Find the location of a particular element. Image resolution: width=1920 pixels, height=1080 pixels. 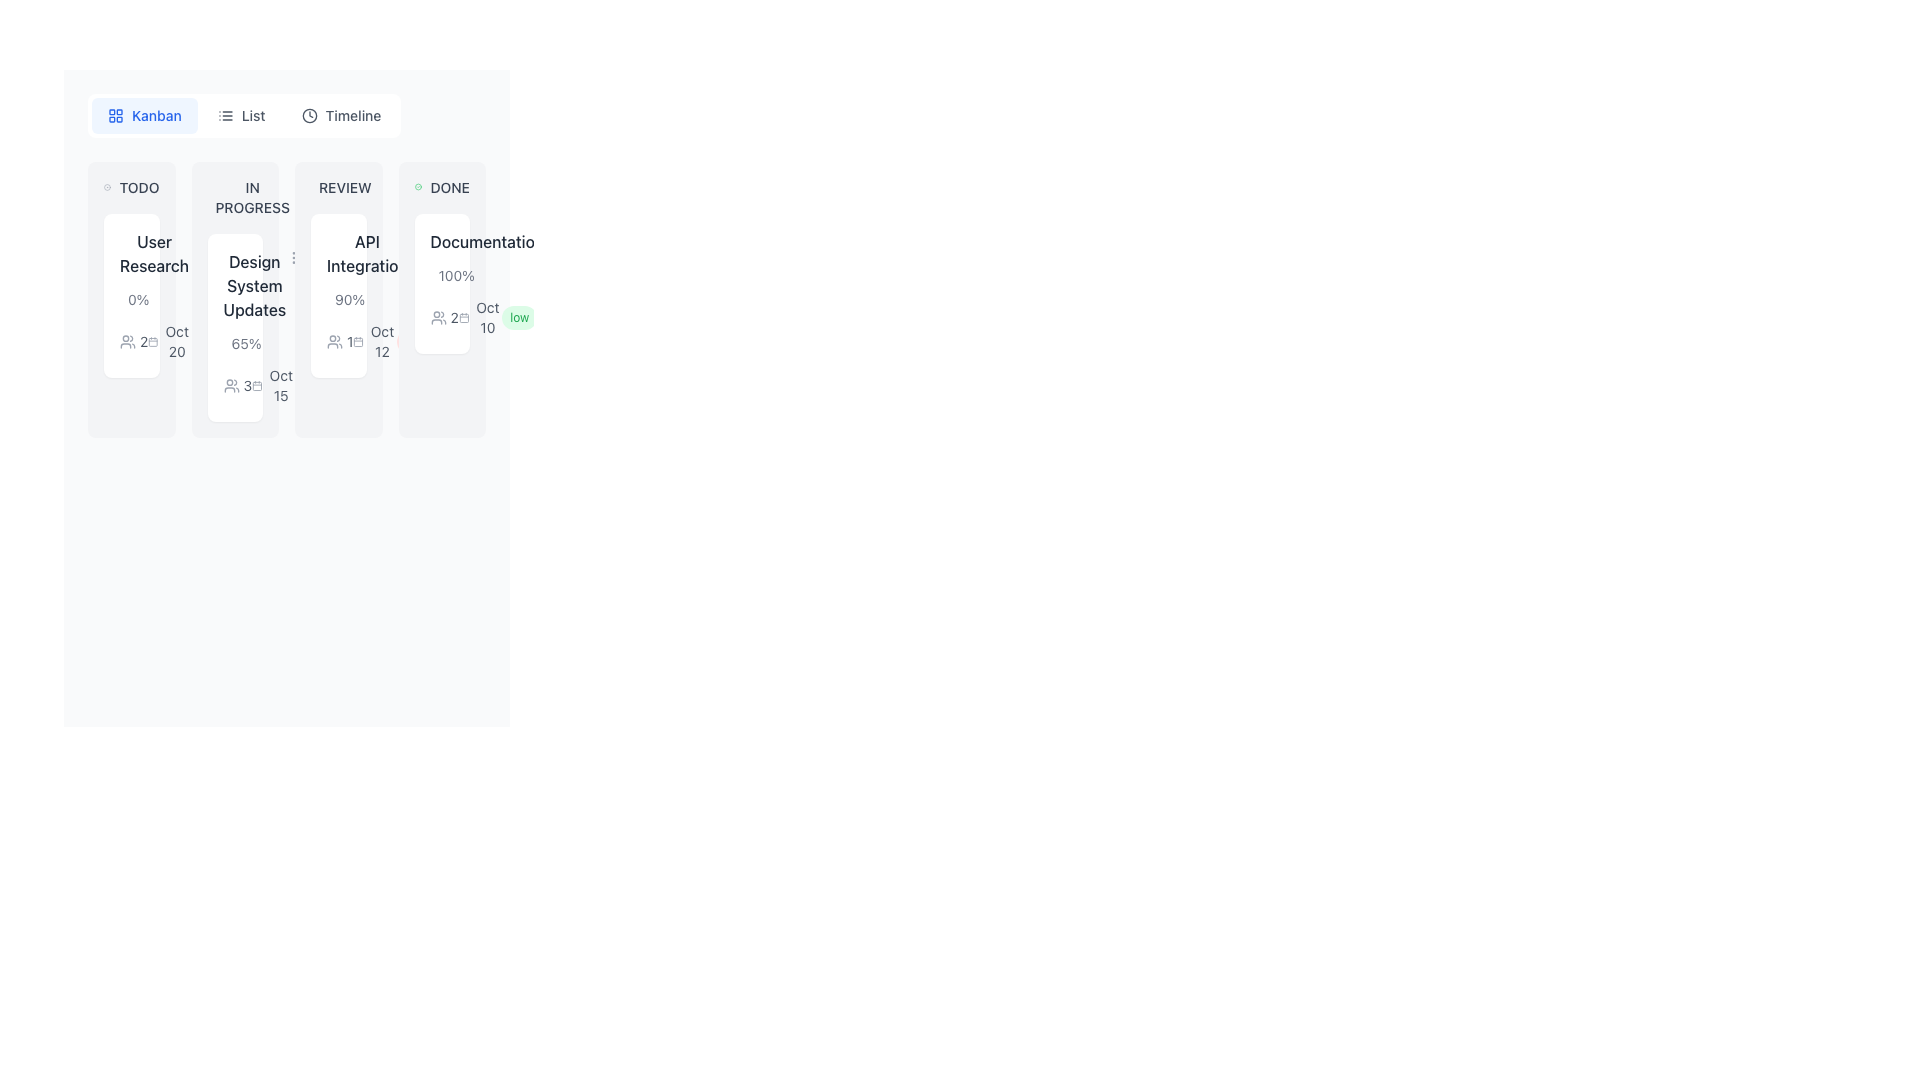

the numeric value text label representing the count of users in the 'REVIEW' column of the Kanban board, associated with the contributors' icon is located at coordinates (350, 341).